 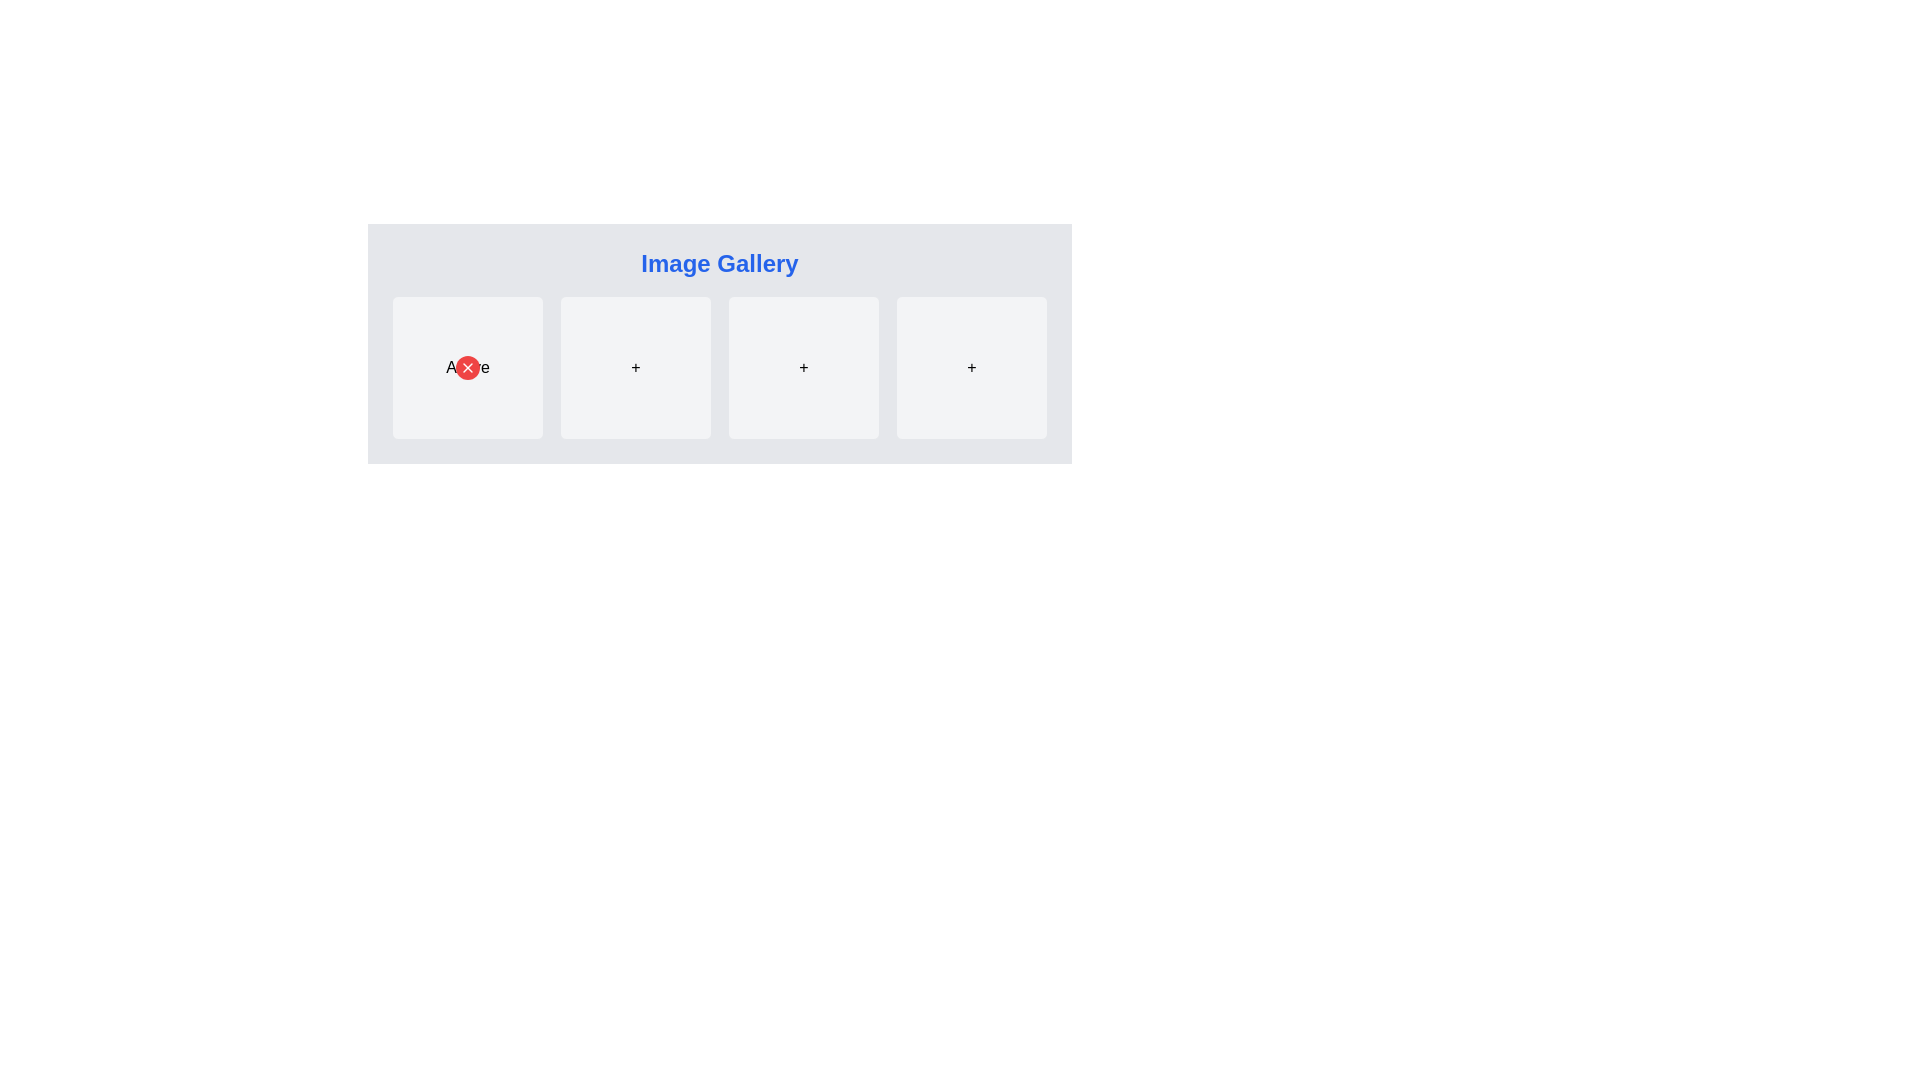 What do you see at coordinates (466, 367) in the screenshot?
I see `the circular red button with a white 'X' icon located at the top-right corner of the 'Active' card` at bounding box center [466, 367].